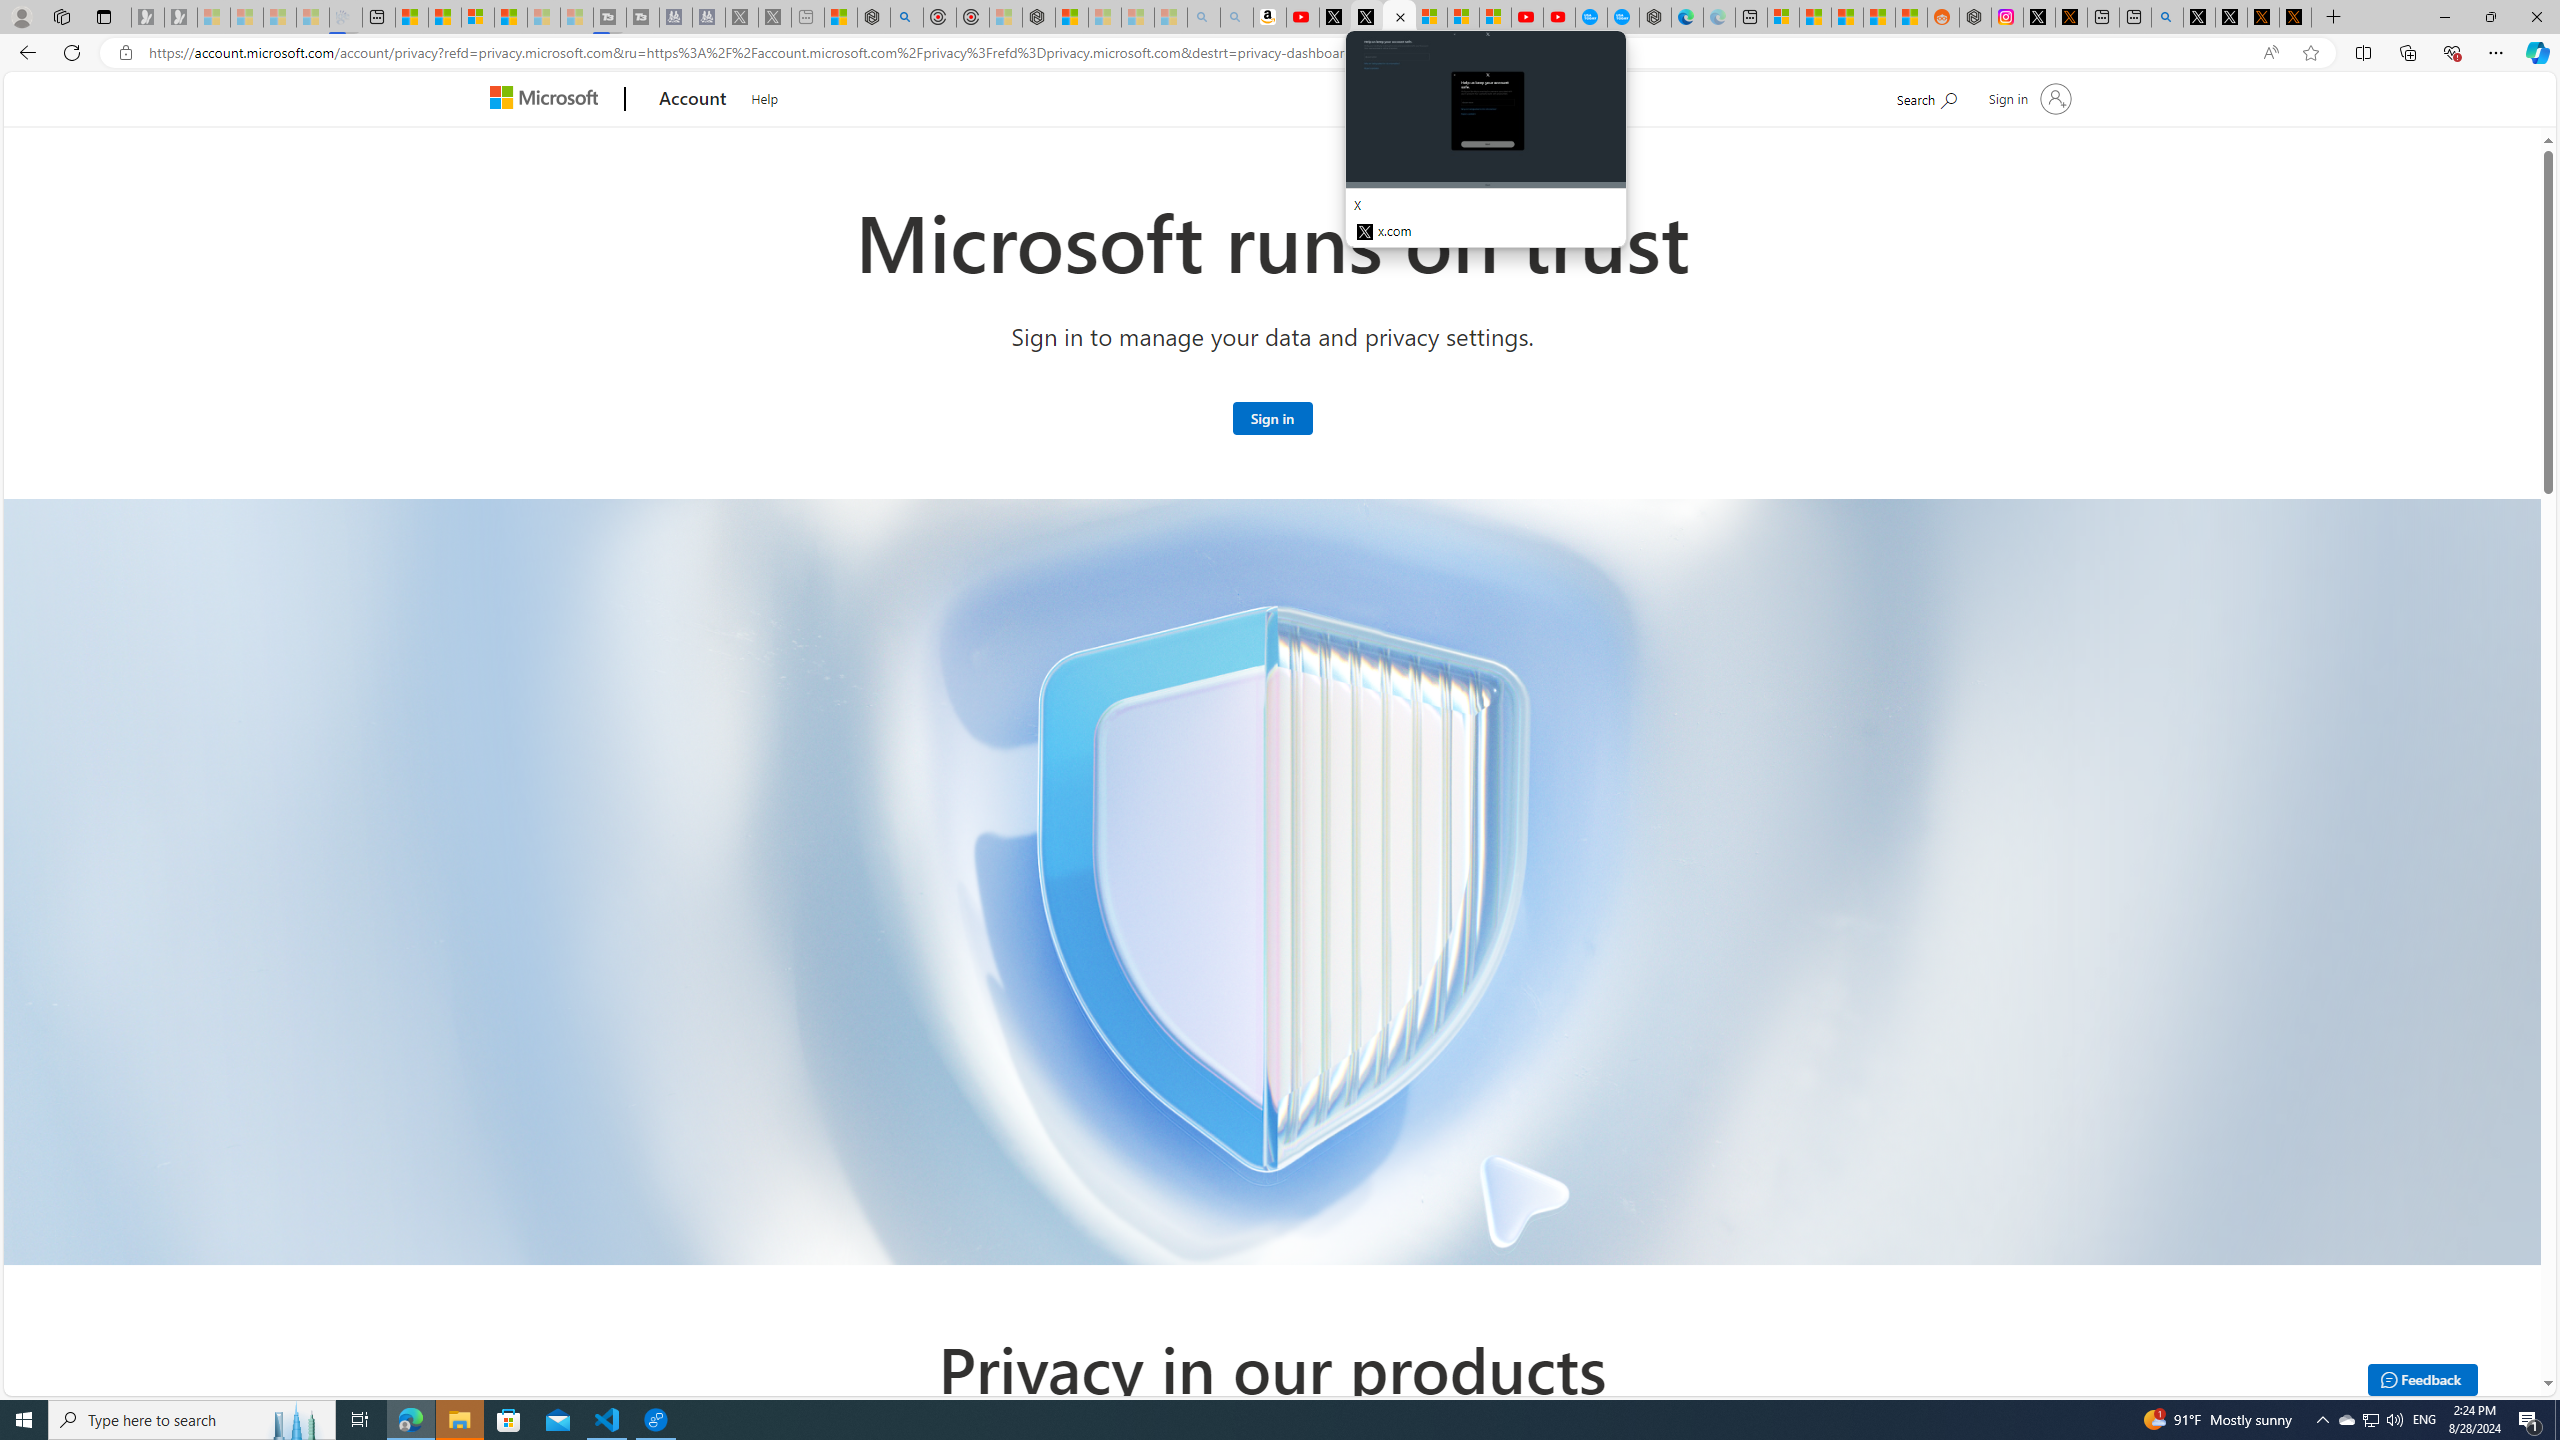  I want to click on 'X Privacy Policy', so click(2295, 16).